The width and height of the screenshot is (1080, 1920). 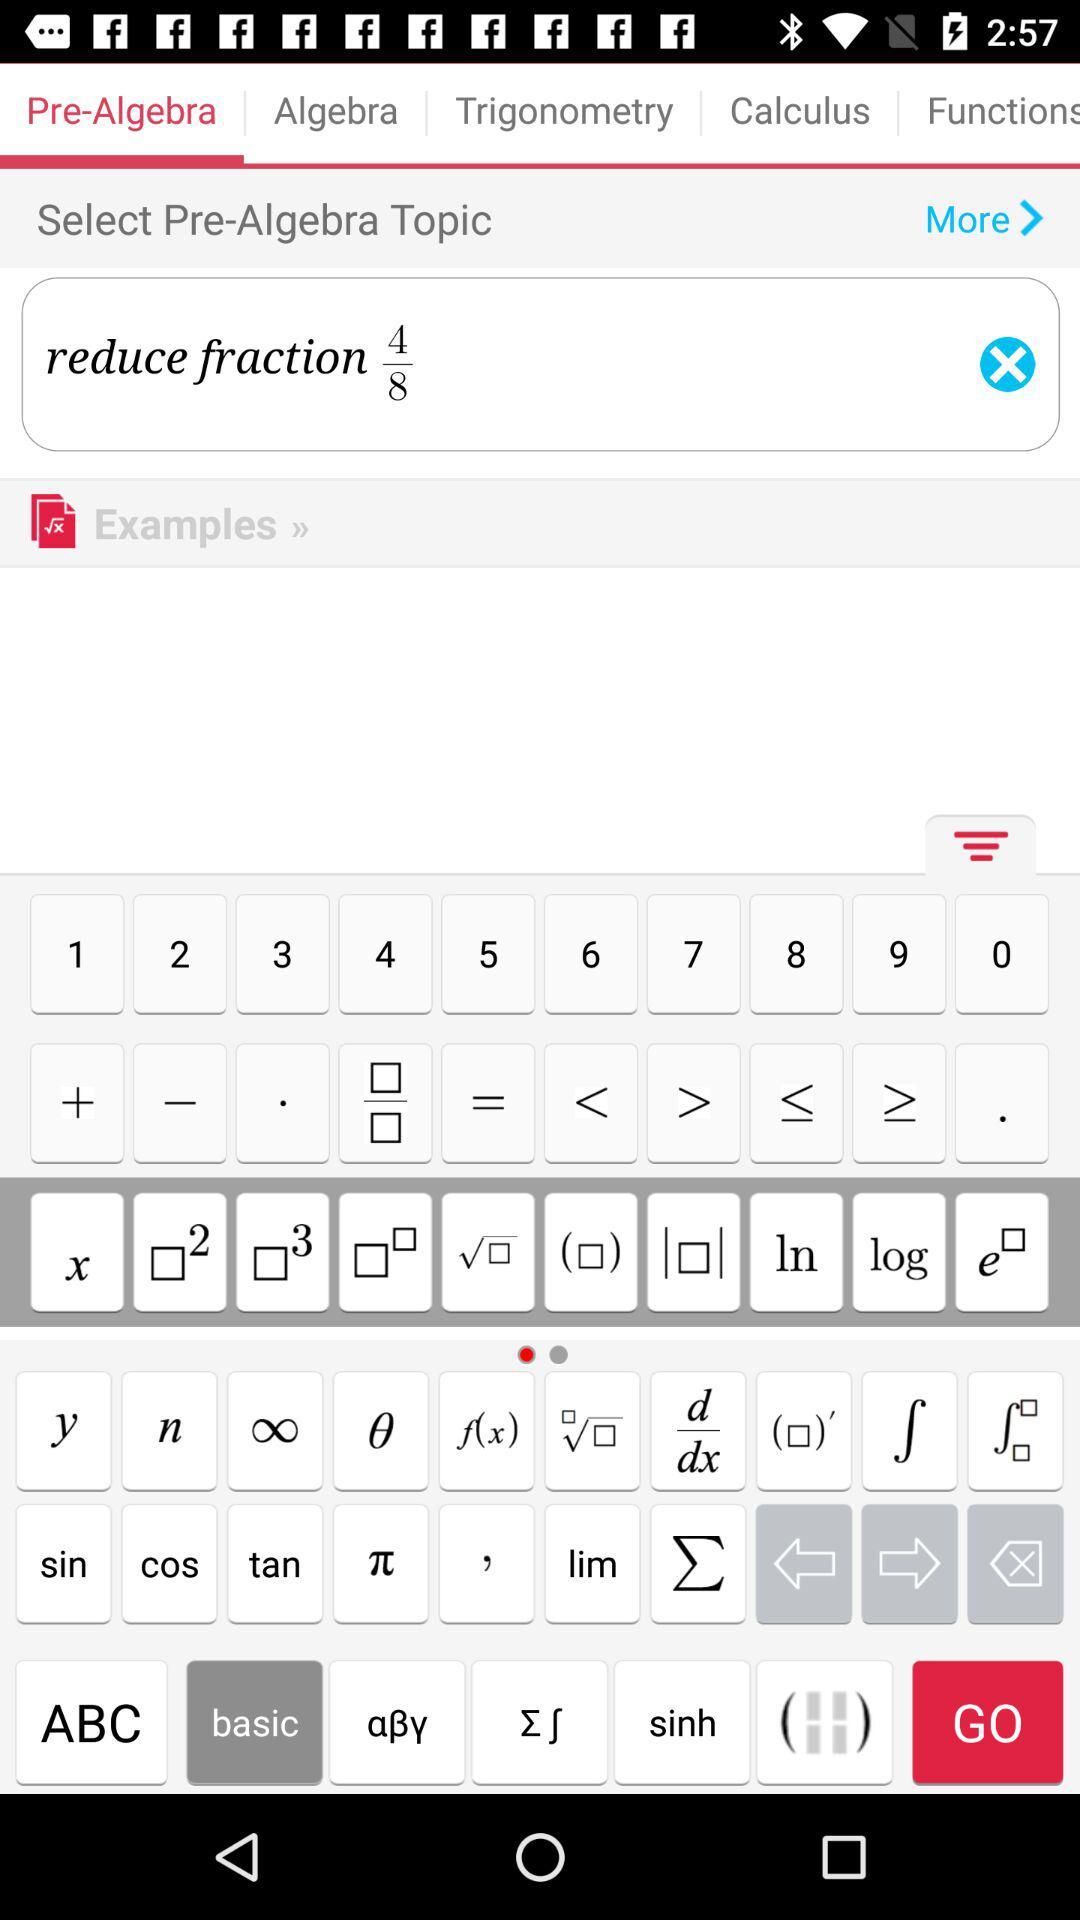 What do you see at coordinates (180, 1251) in the screenshot?
I see `multiply by 2` at bounding box center [180, 1251].